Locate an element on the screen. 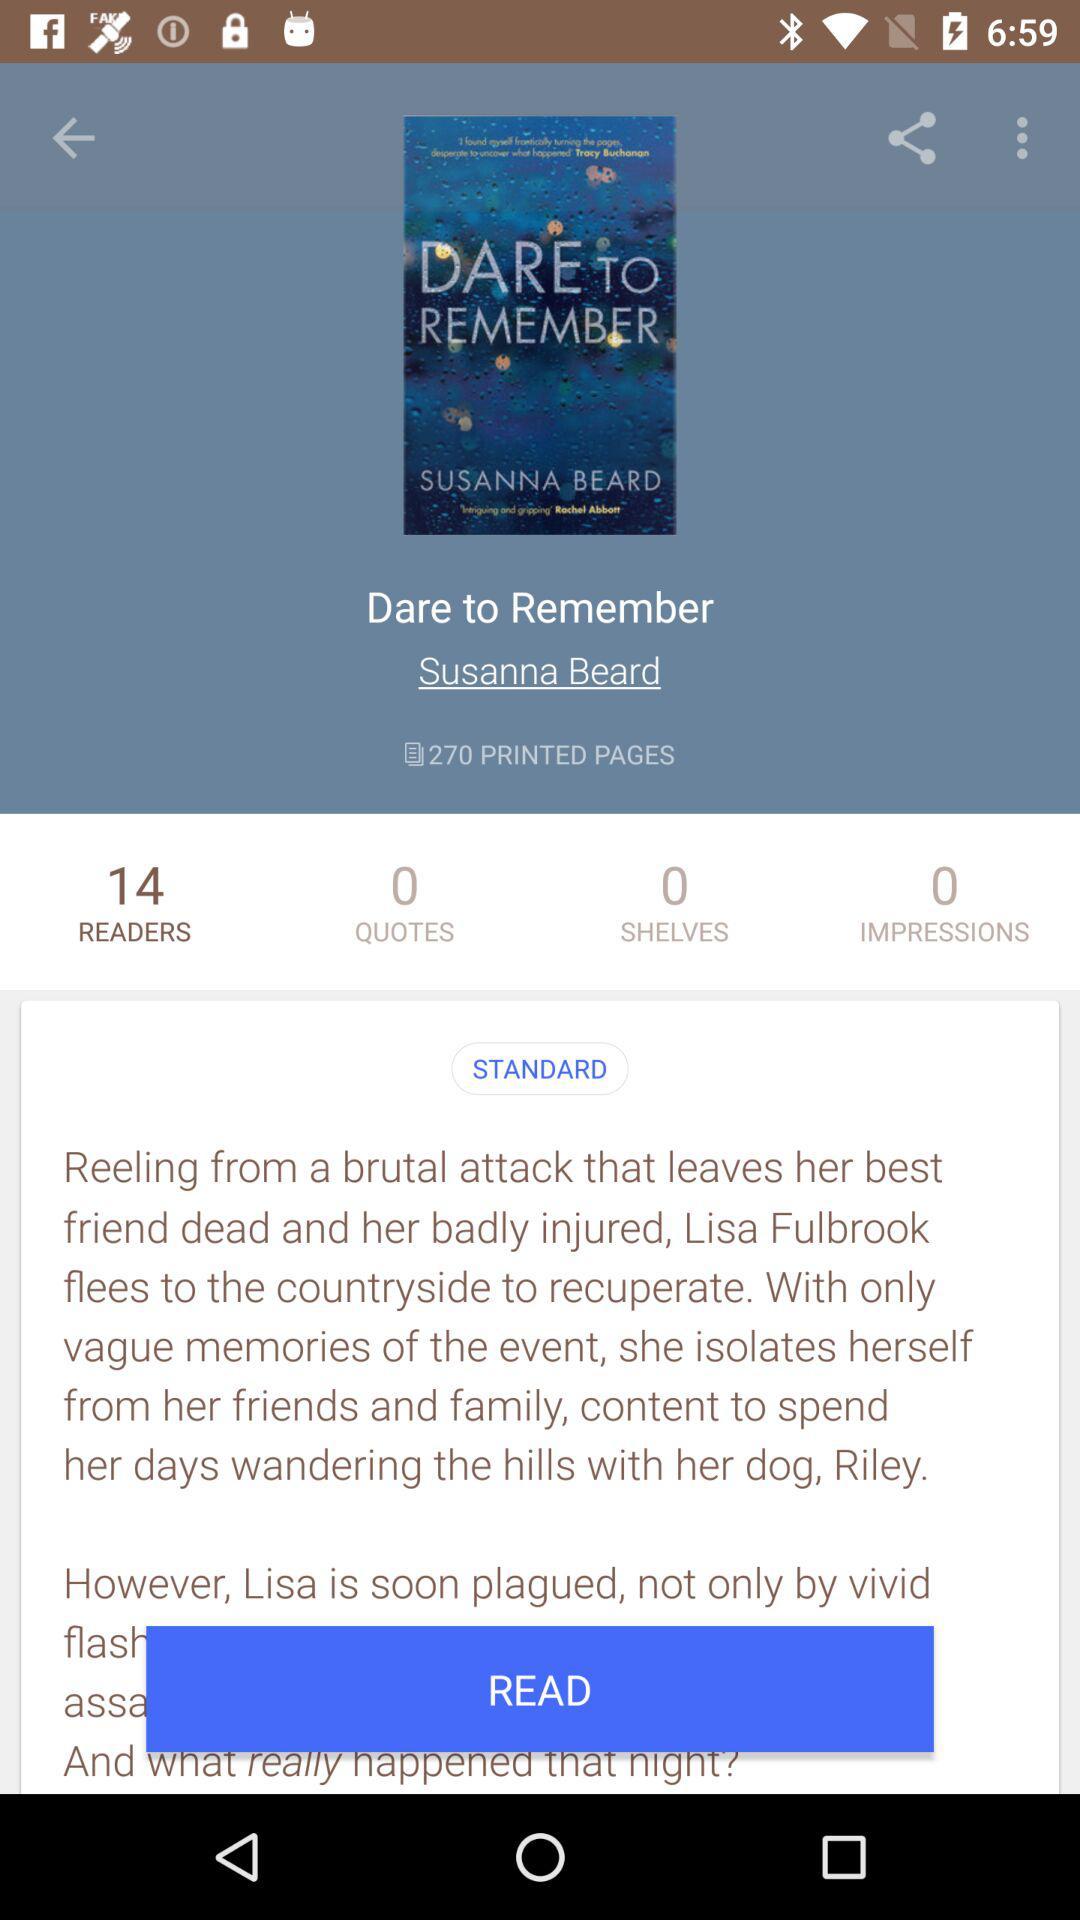 This screenshot has height=1920, width=1080. the icon at the top left corner is located at coordinates (72, 137).